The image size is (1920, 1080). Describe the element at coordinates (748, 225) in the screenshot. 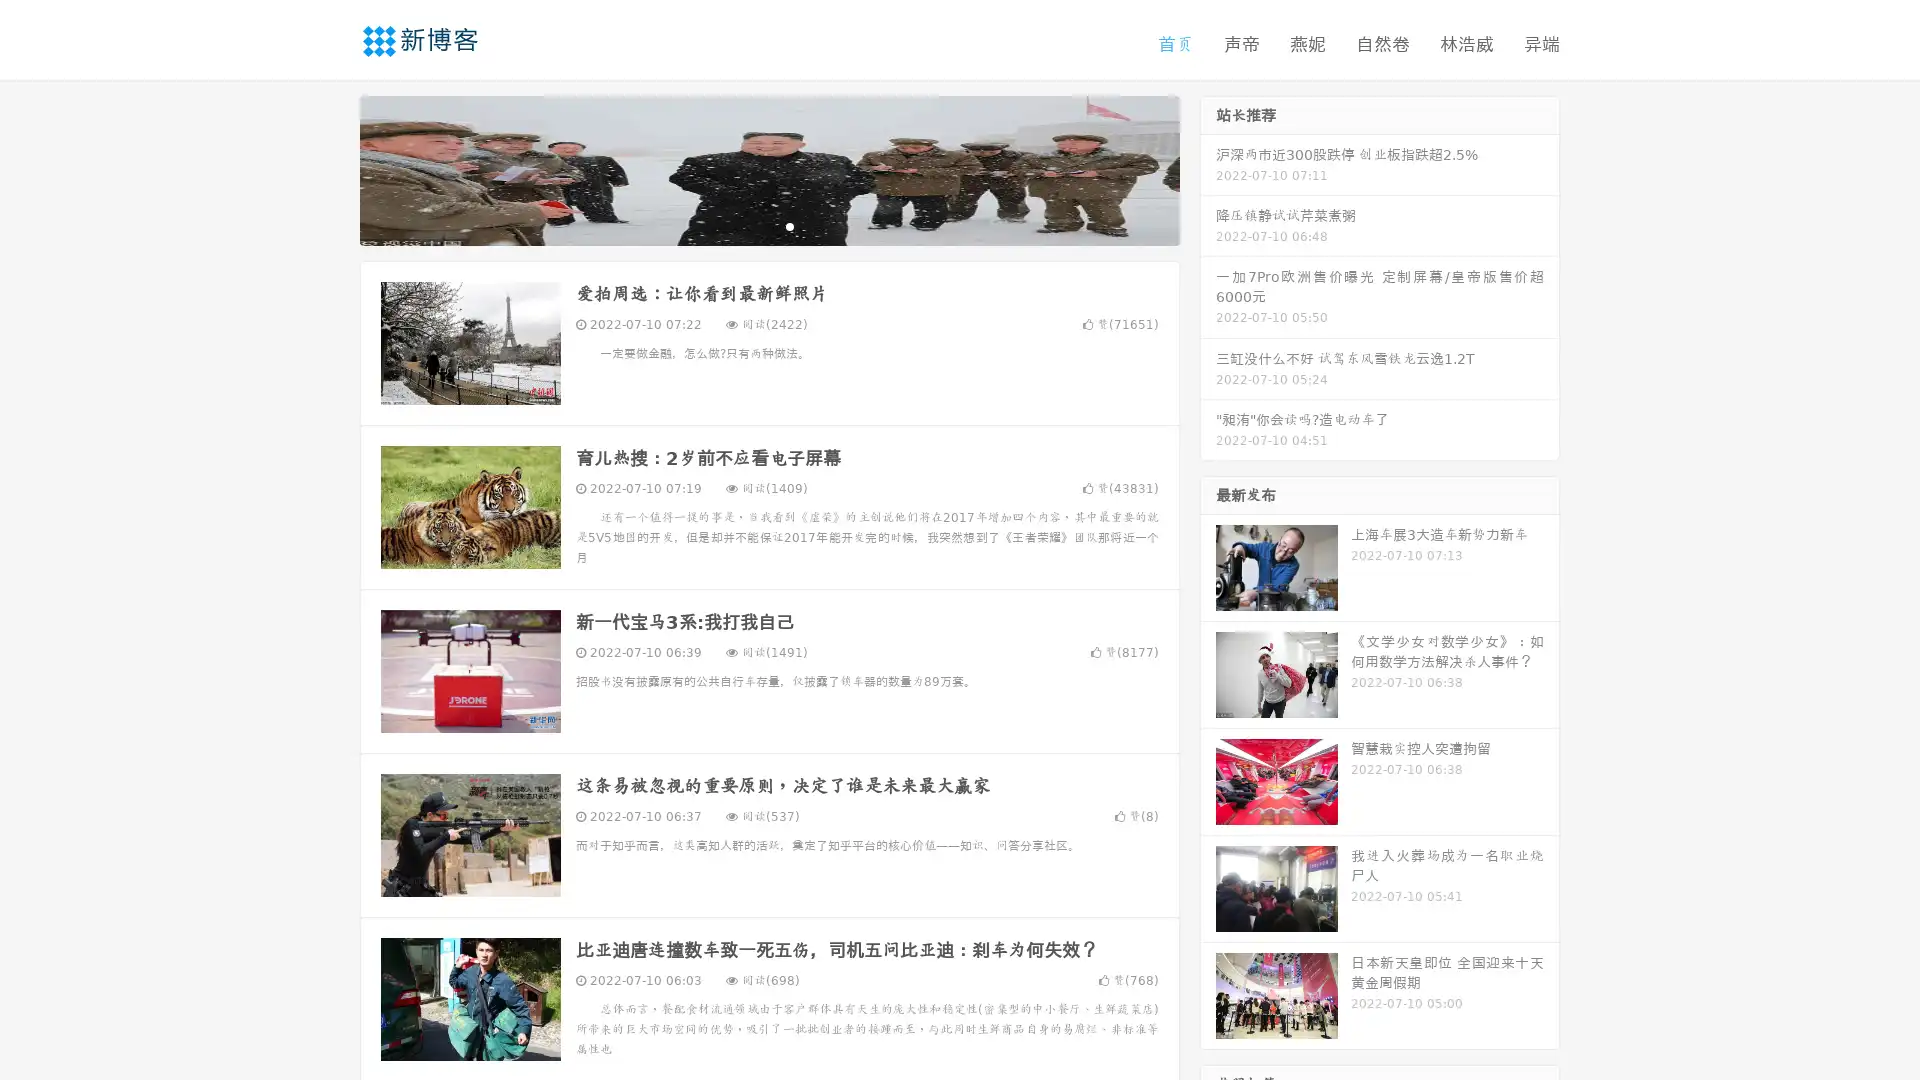

I see `Go to slide 1` at that location.